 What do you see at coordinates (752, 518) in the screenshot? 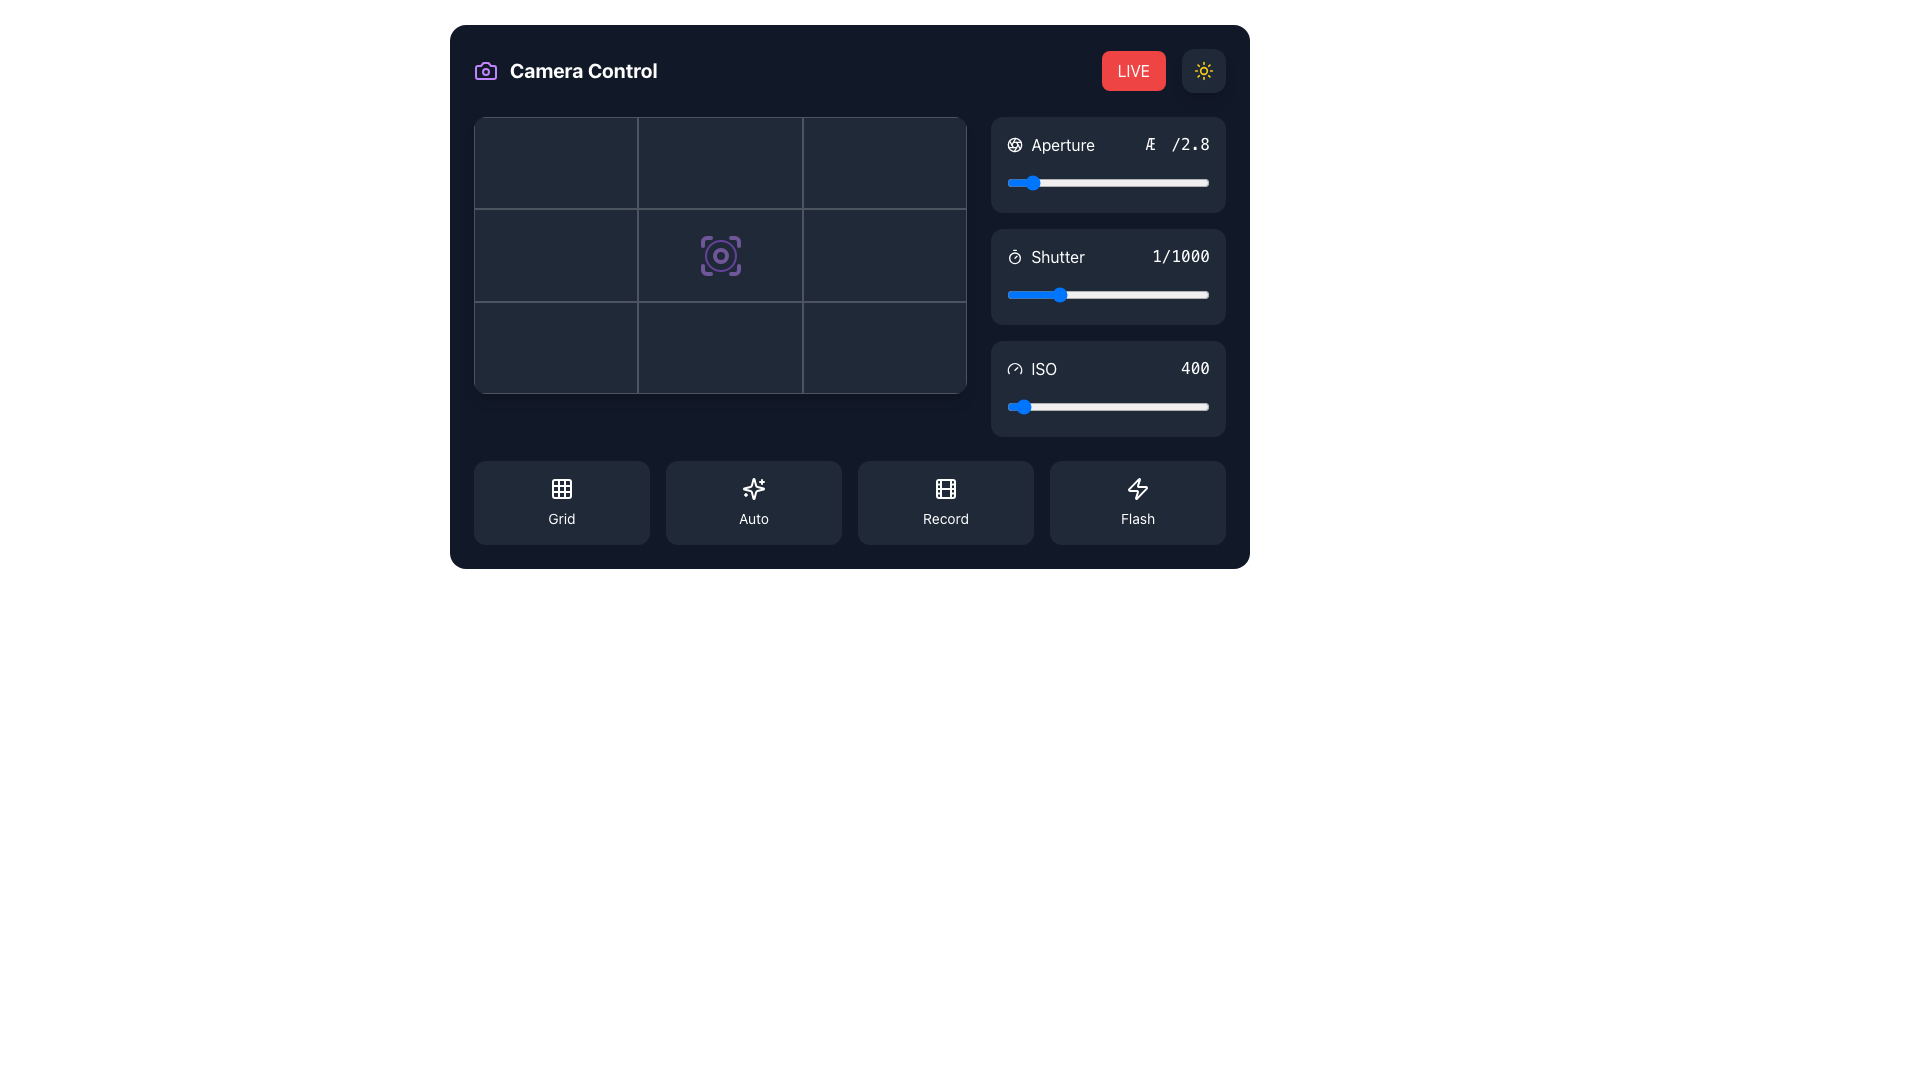
I see `the text label displaying 'Auto', which is part of a dark-themed button located on the bottom row of the interface` at bounding box center [752, 518].